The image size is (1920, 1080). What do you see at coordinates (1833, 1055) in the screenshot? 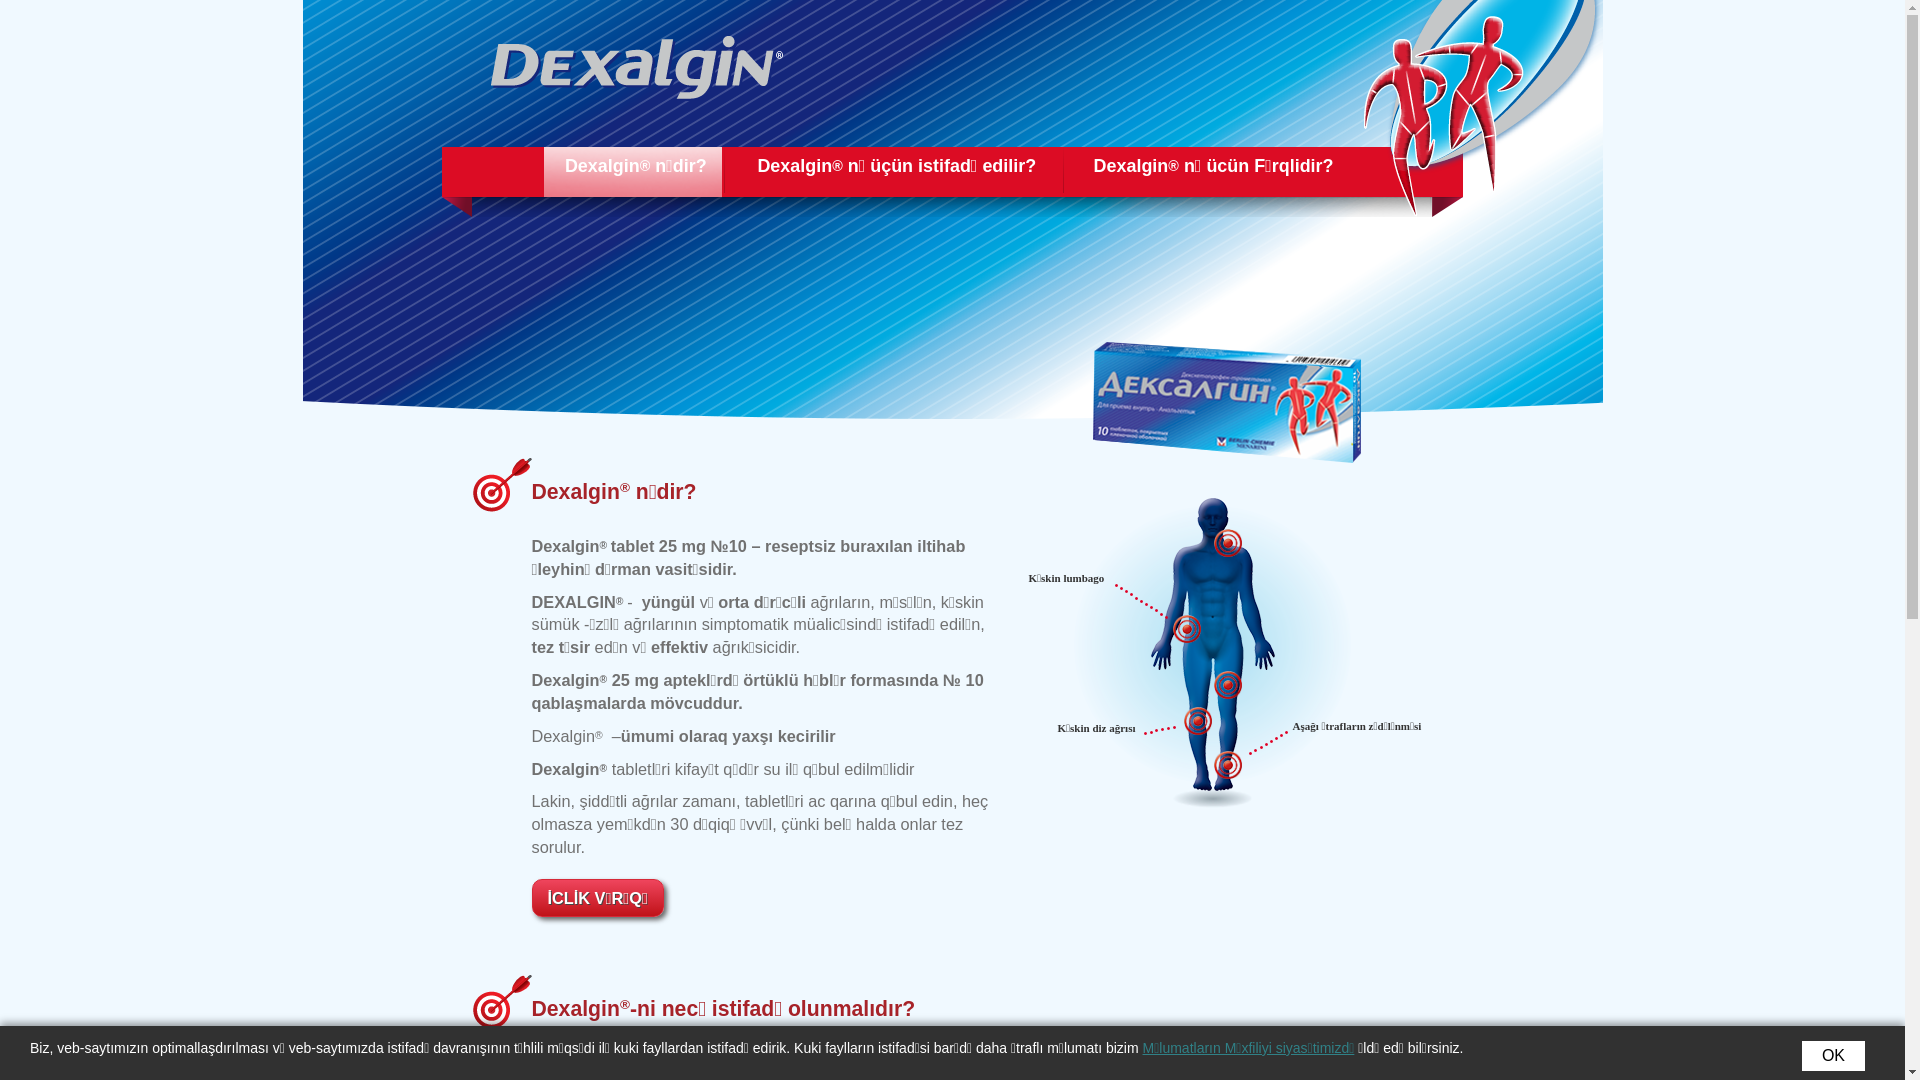
I see `'OK'` at bounding box center [1833, 1055].